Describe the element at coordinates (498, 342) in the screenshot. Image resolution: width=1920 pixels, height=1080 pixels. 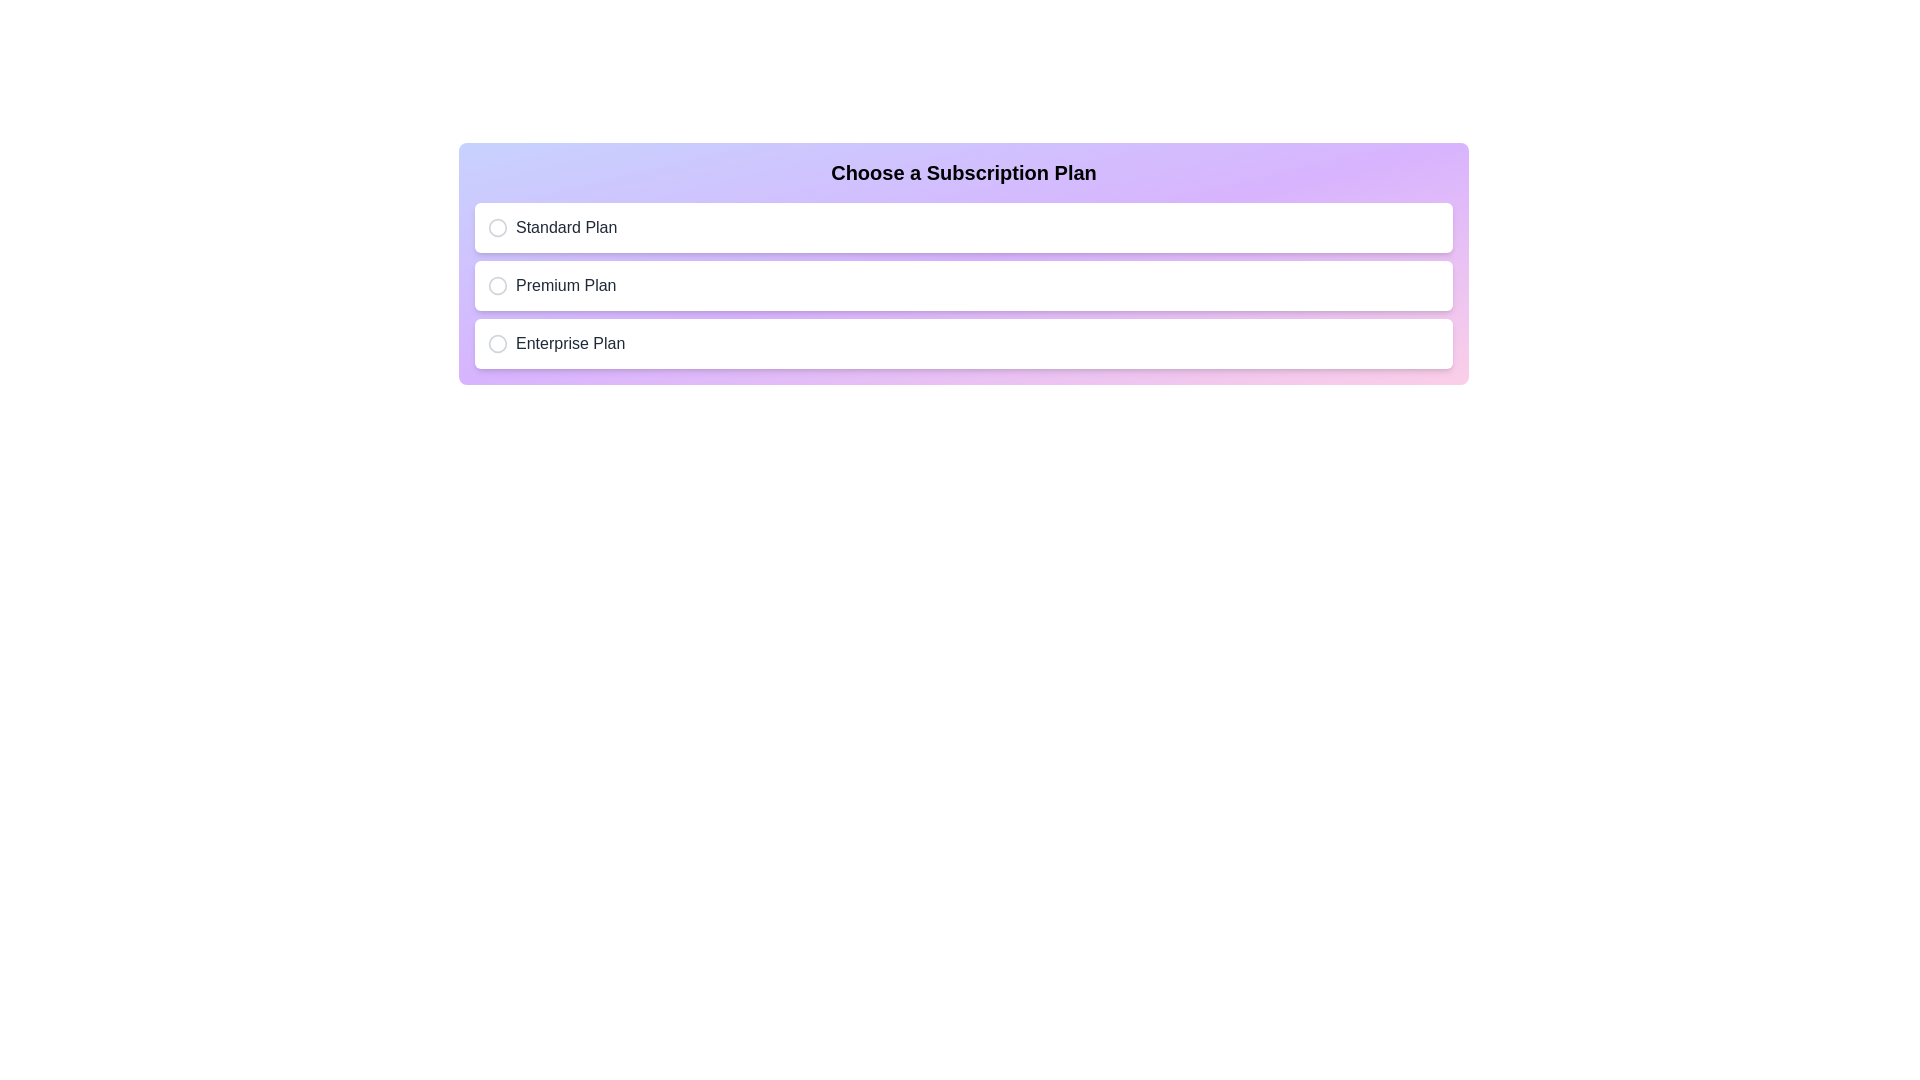
I see `the radio button representing the 'Enterprise Plan' subscription option` at that location.